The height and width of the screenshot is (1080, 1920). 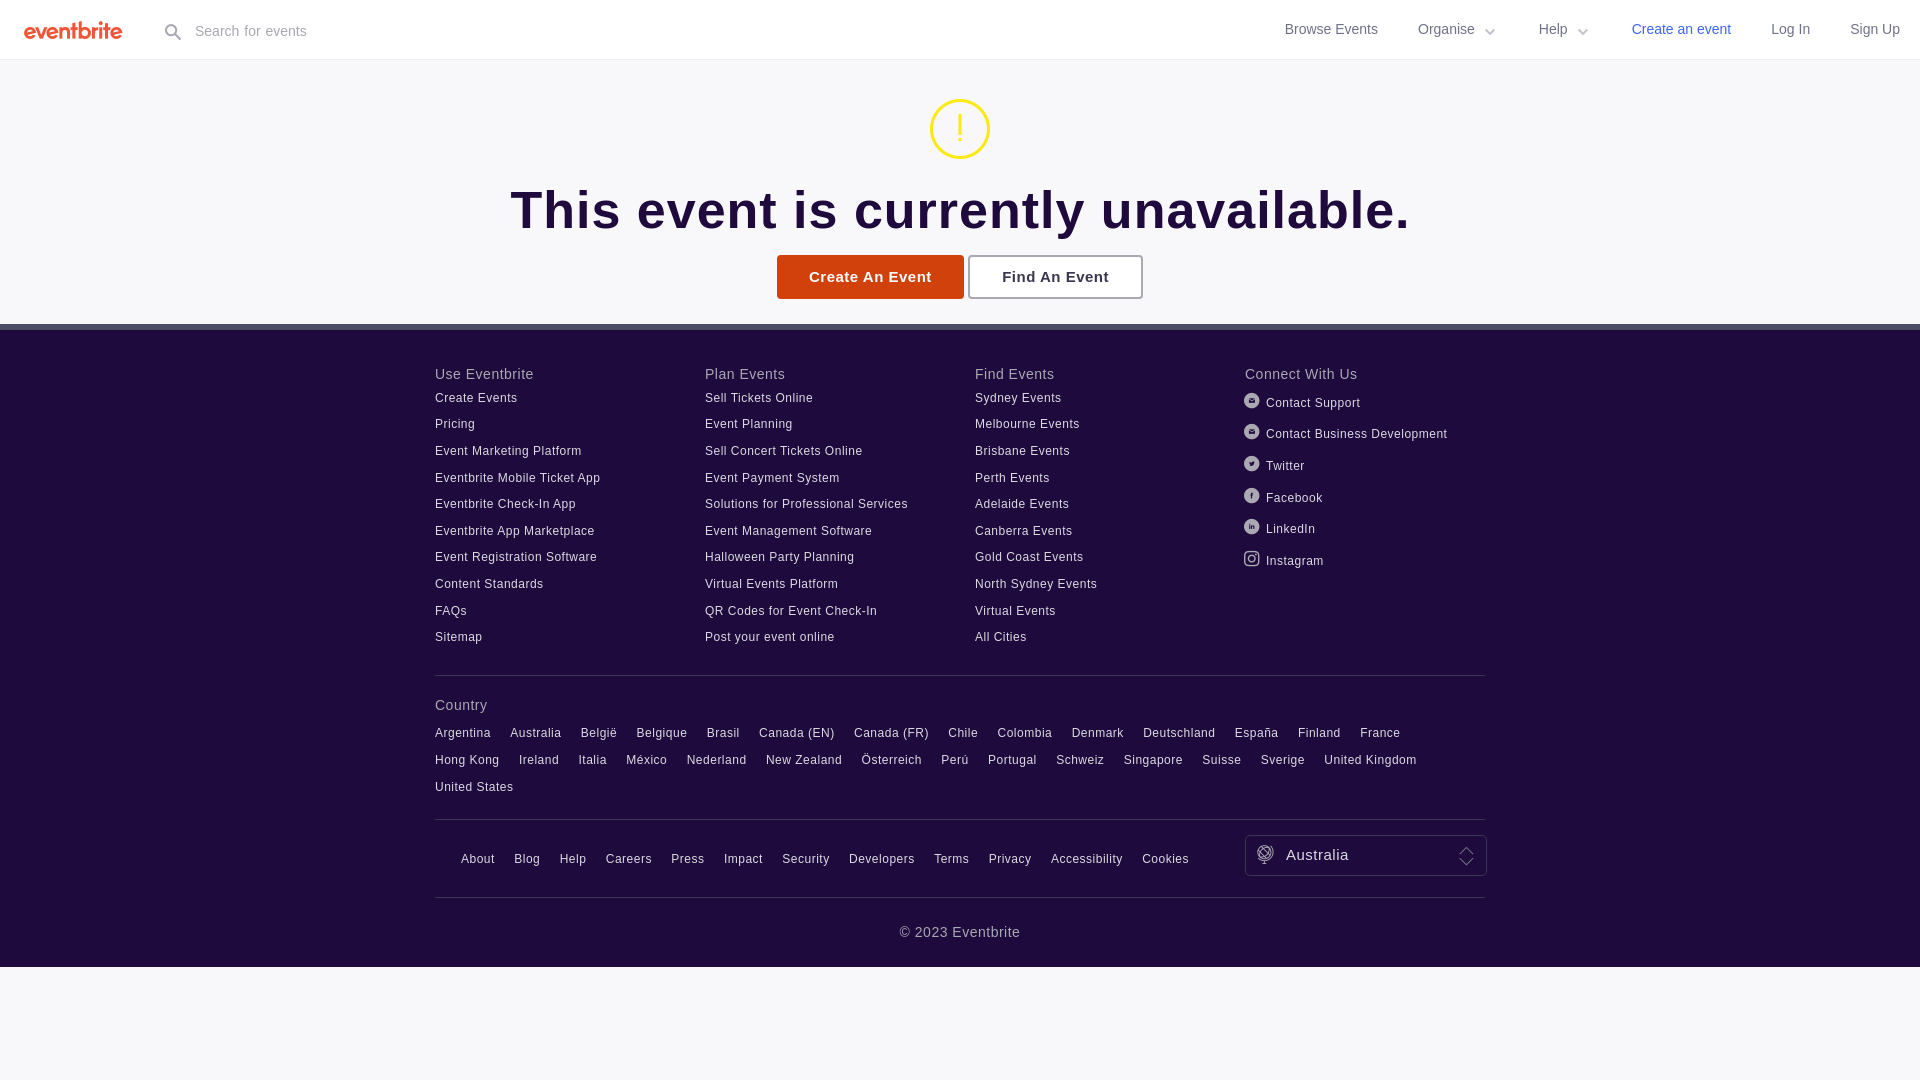 What do you see at coordinates (1015, 609) in the screenshot?
I see `'Virtual Events'` at bounding box center [1015, 609].